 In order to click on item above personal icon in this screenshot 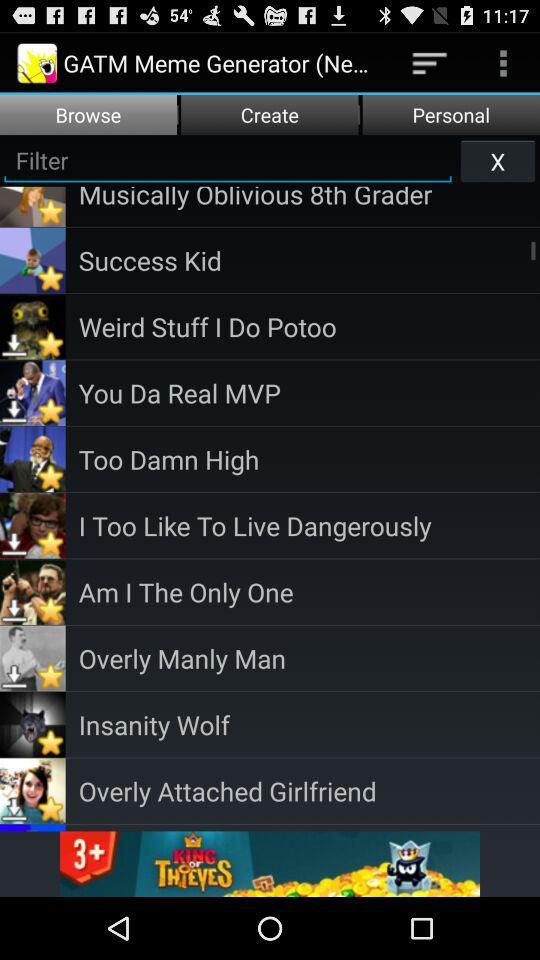, I will do `click(428, 62)`.